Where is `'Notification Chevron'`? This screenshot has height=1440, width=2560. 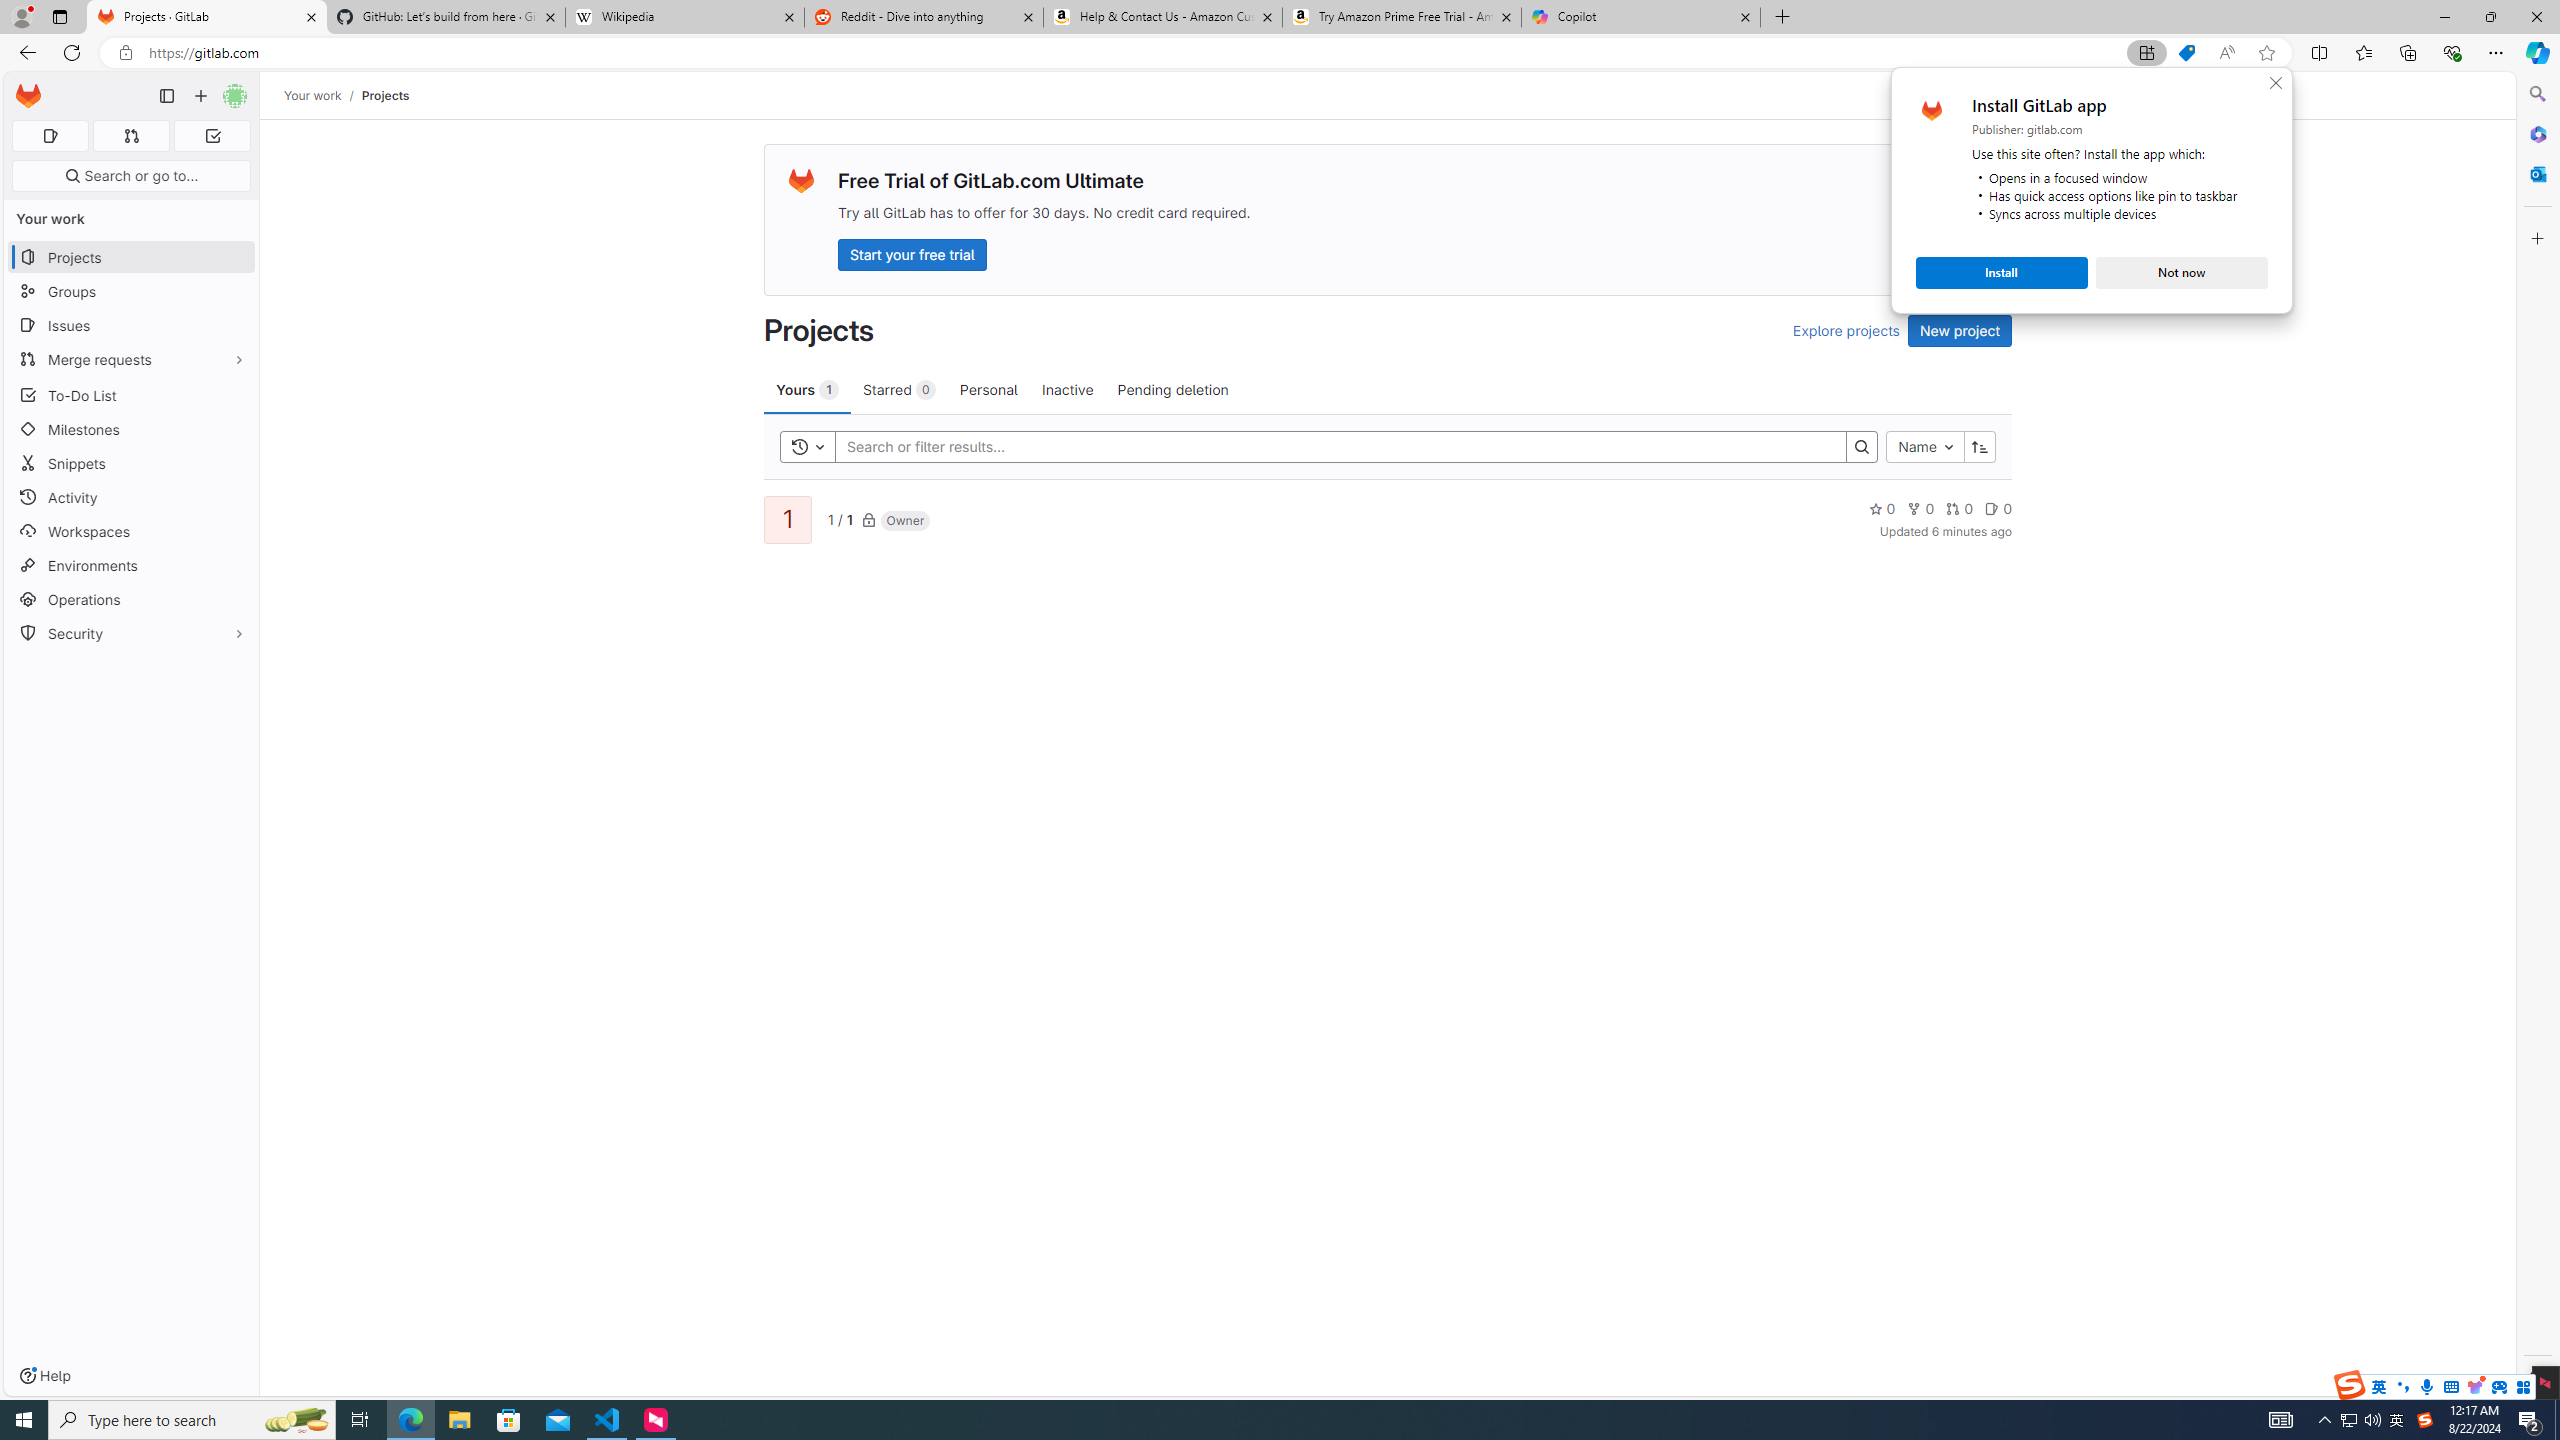 'Notification Chevron' is located at coordinates (2324, 1418).